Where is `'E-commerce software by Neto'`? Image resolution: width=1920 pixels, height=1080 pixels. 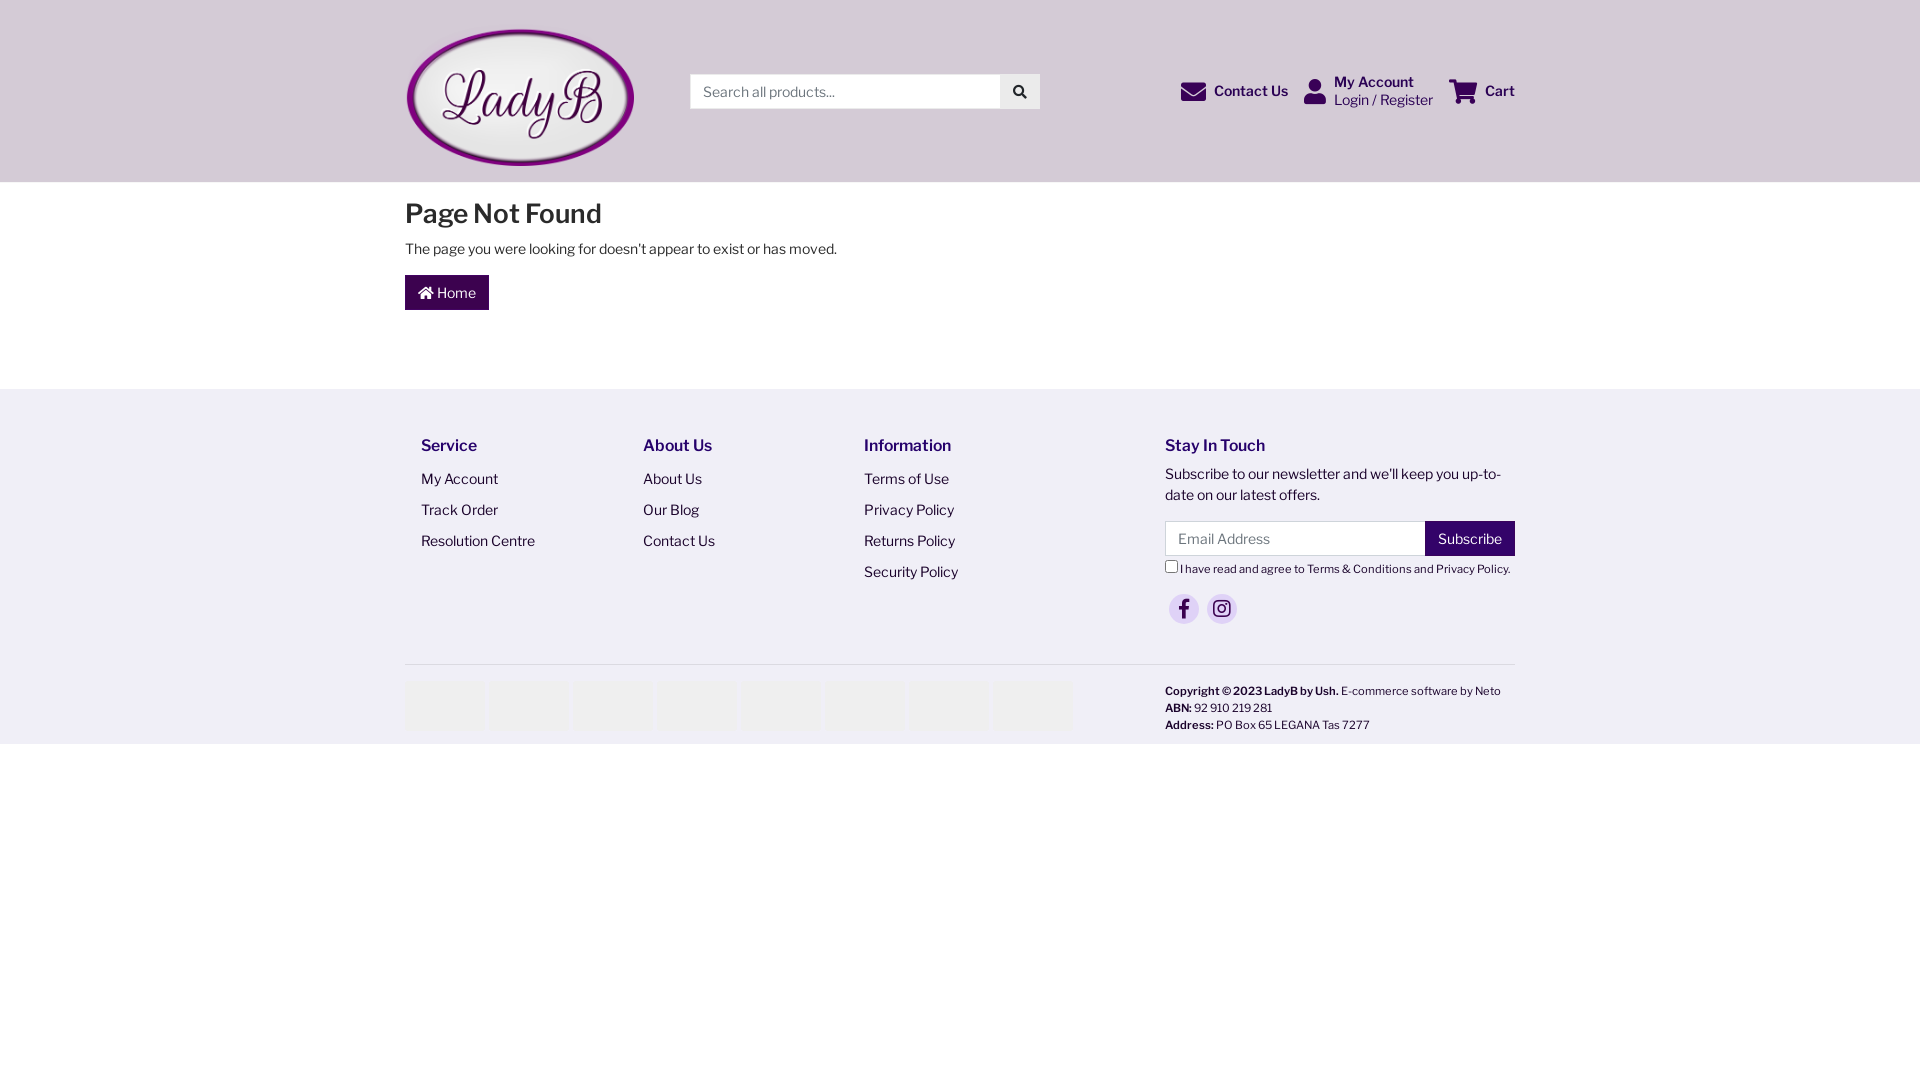
'E-commerce software by Neto' is located at coordinates (1419, 689).